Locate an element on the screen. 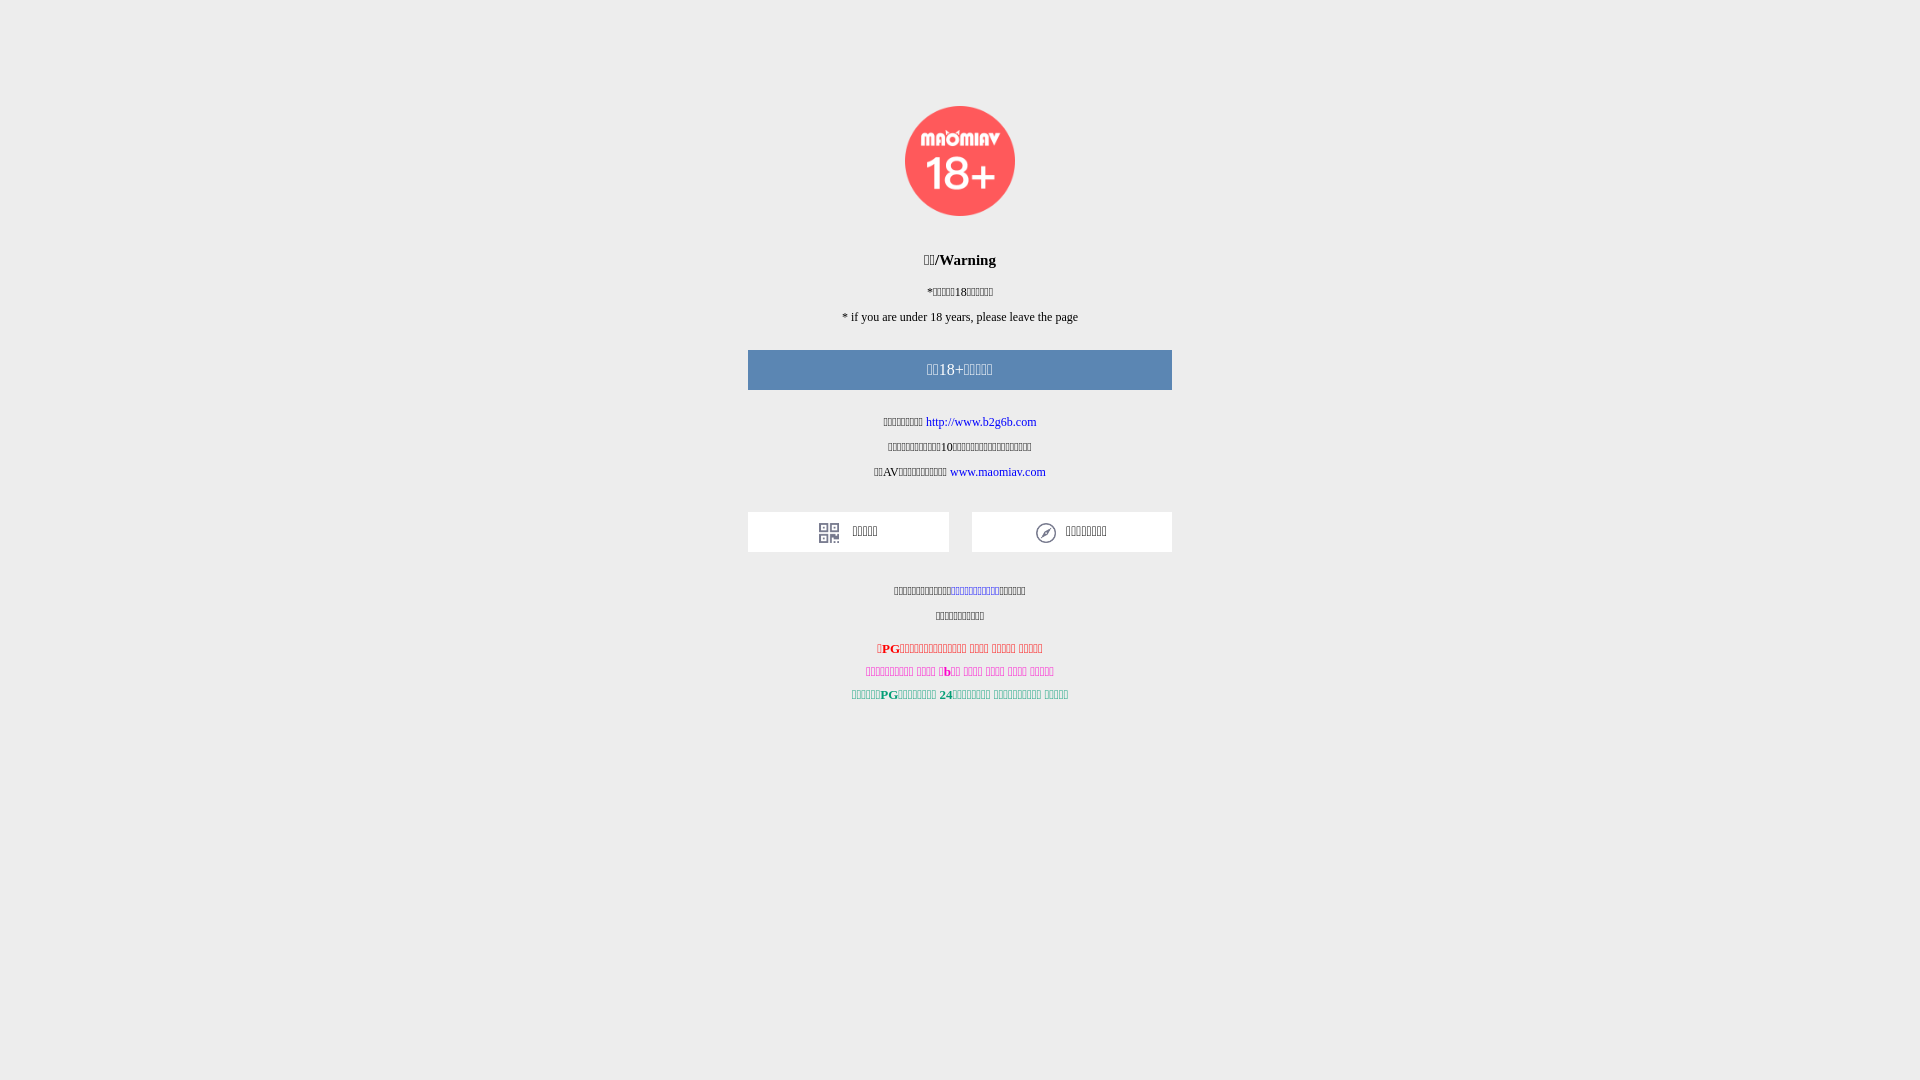 The width and height of the screenshot is (1920, 1080). 'http://www.b2g6b.com' is located at coordinates (925, 420).